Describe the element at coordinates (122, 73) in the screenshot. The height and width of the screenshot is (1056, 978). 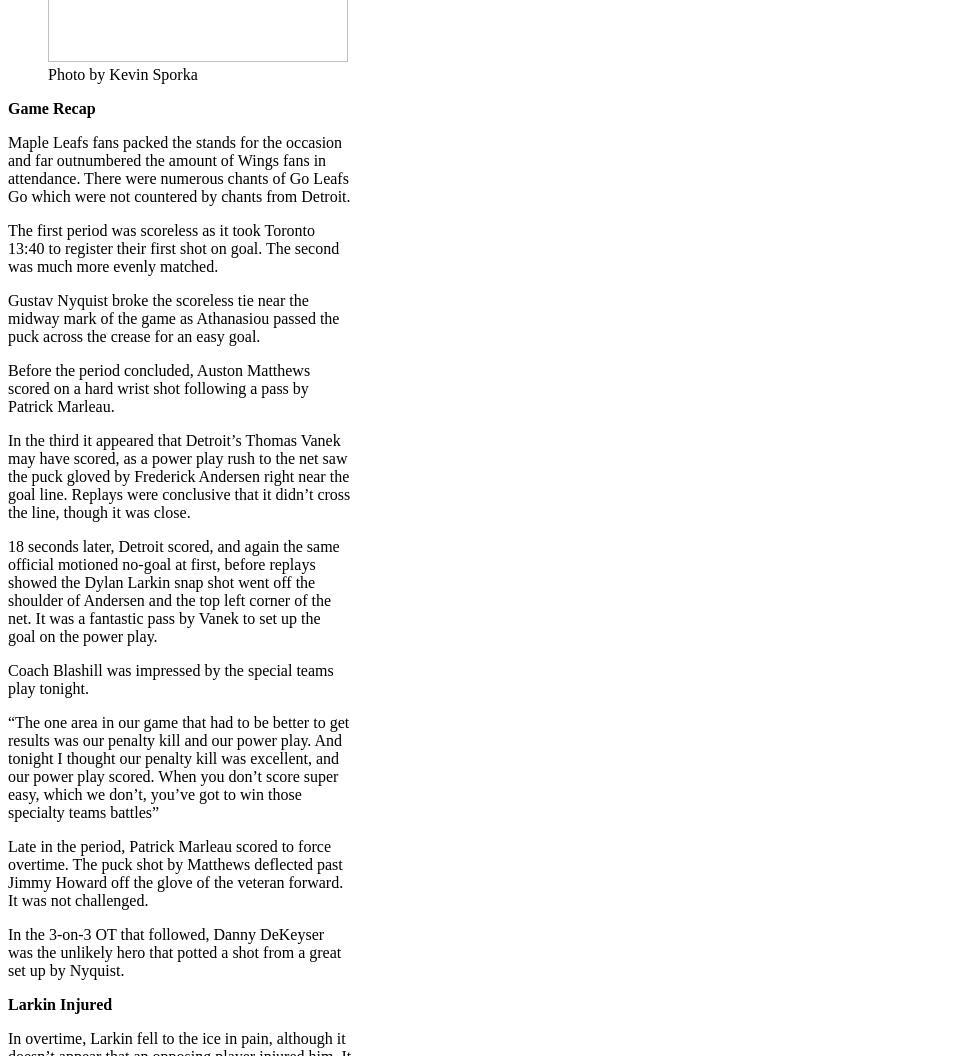
I see `'Photo by Kevin Sporka'` at that location.